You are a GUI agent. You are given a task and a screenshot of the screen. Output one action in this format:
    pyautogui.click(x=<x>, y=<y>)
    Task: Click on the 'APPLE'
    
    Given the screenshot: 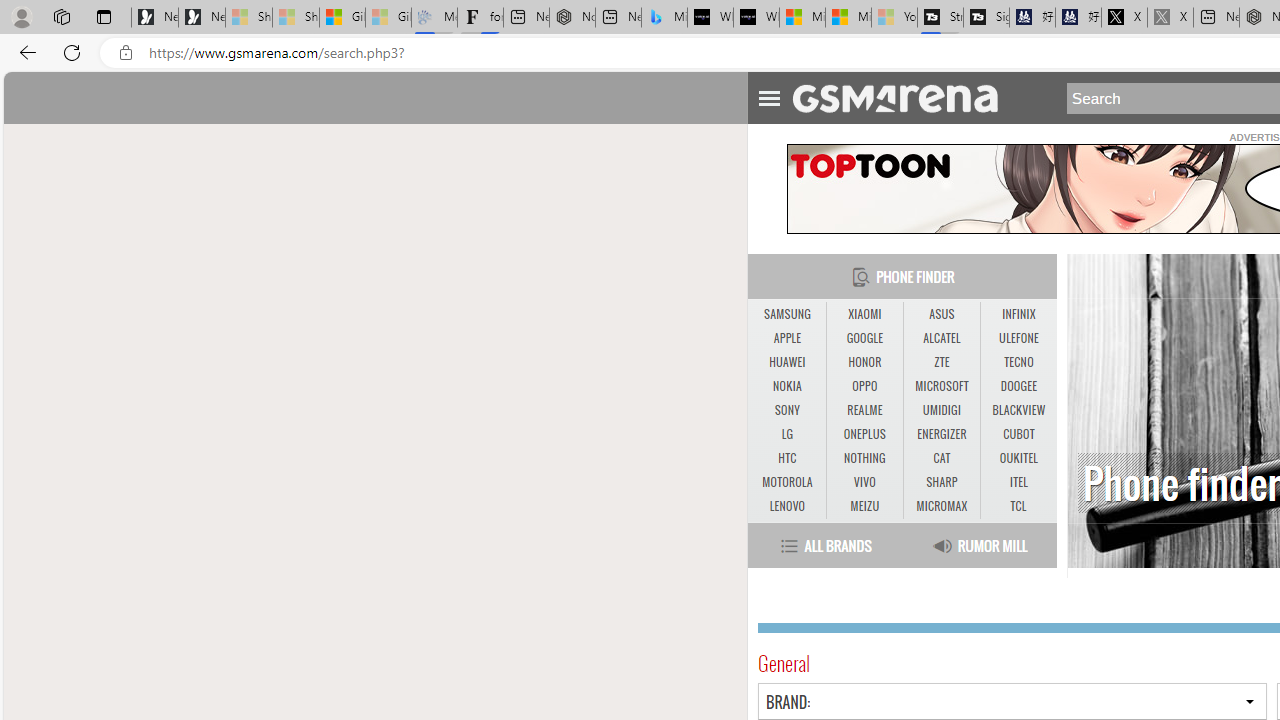 What is the action you would take?
    pyautogui.click(x=786, y=337)
    